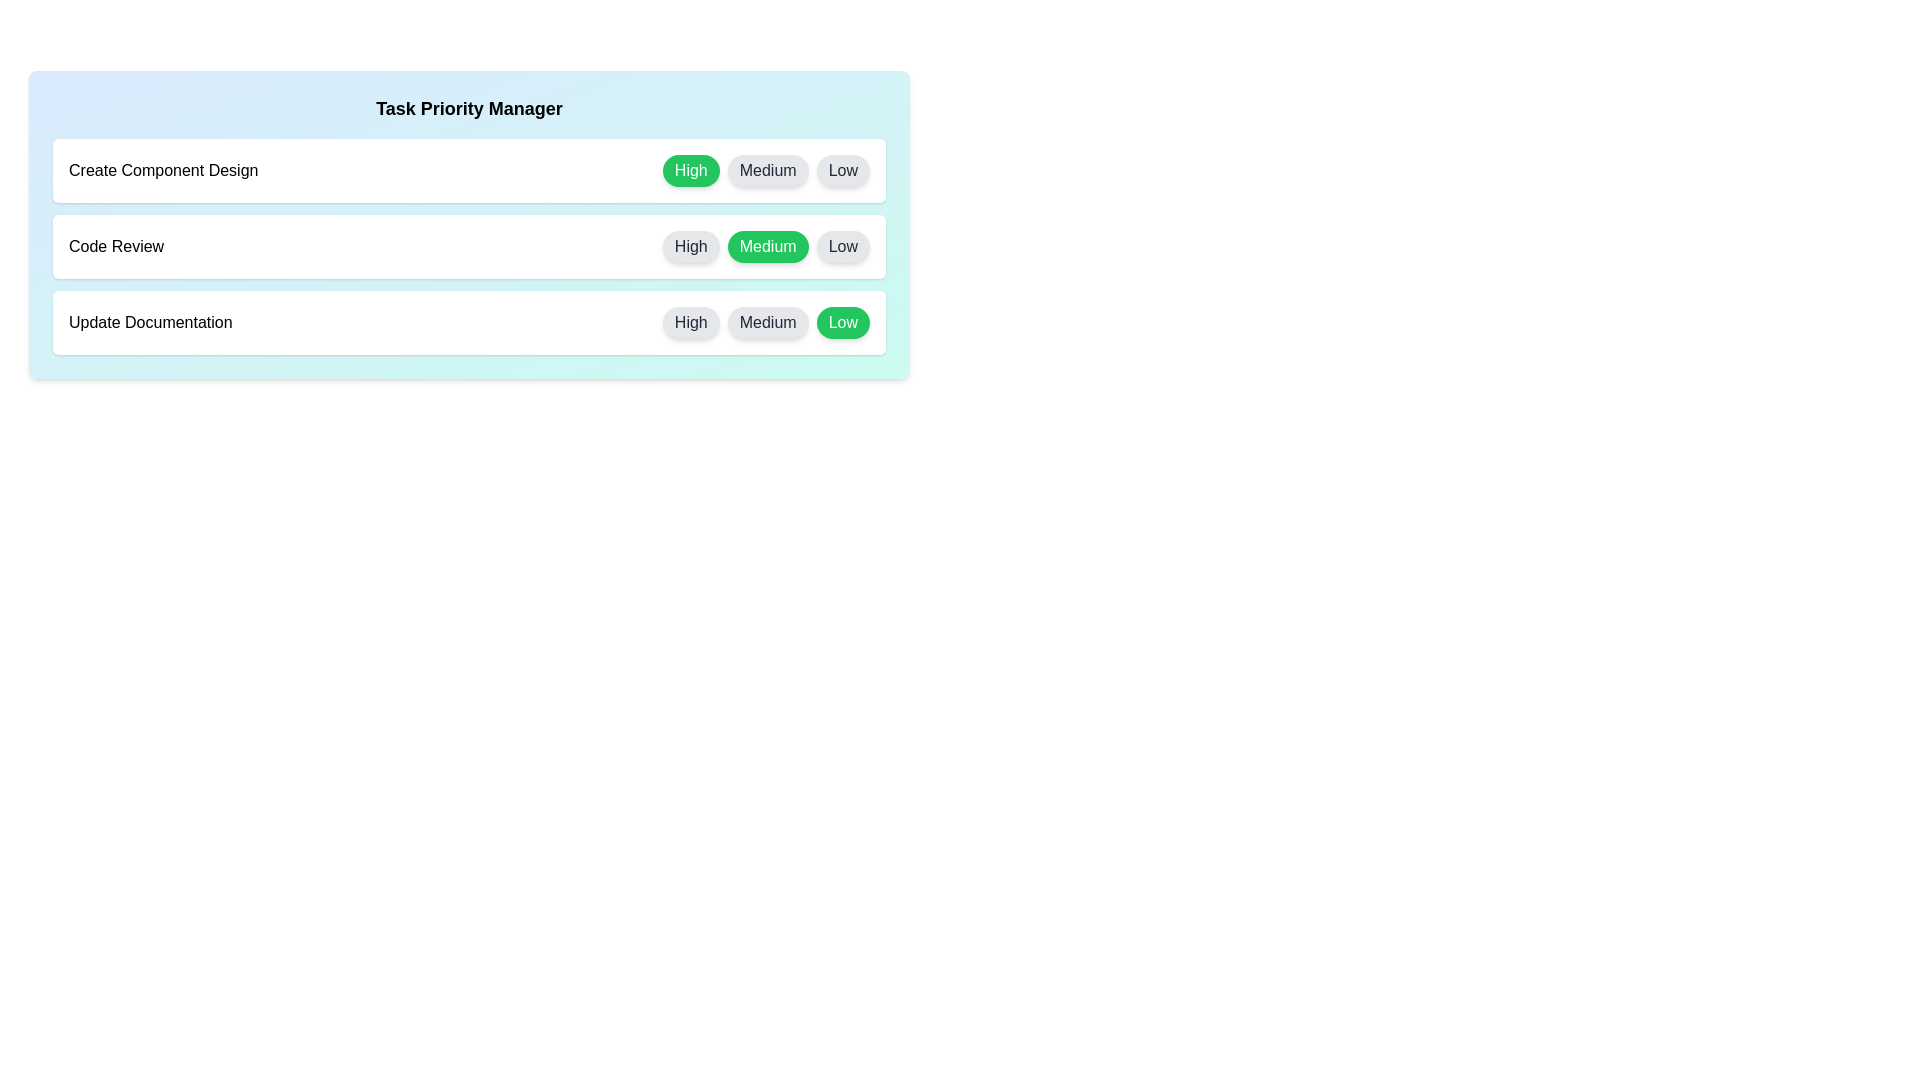  What do you see at coordinates (843, 322) in the screenshot?
I see `the Low button for the task 'Update Documentation' to set its priority` at bounding box center [843, 322].